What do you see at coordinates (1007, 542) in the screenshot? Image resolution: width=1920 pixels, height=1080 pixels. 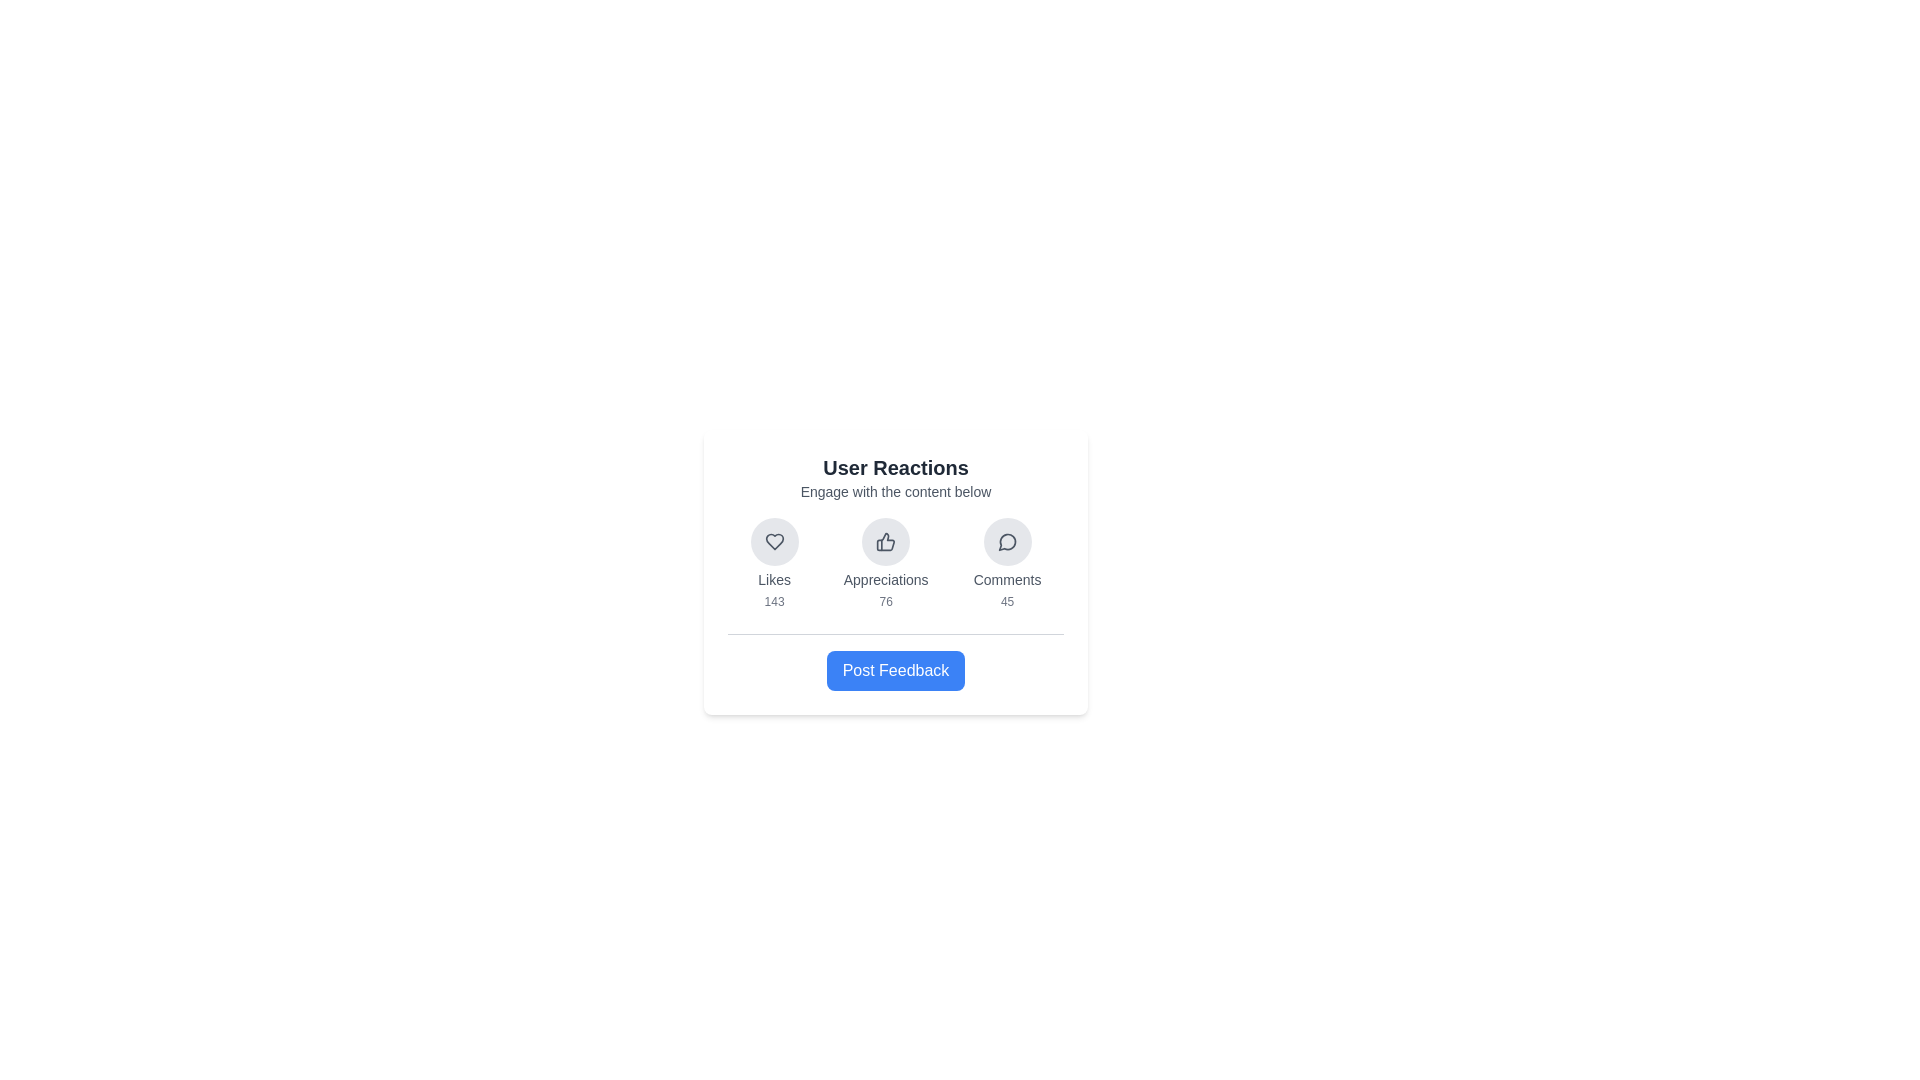 I see `the circular button with a speech bubble icon under the 'User Reactions' heading for accessibility navigation` at bounding box center [1007, 542].